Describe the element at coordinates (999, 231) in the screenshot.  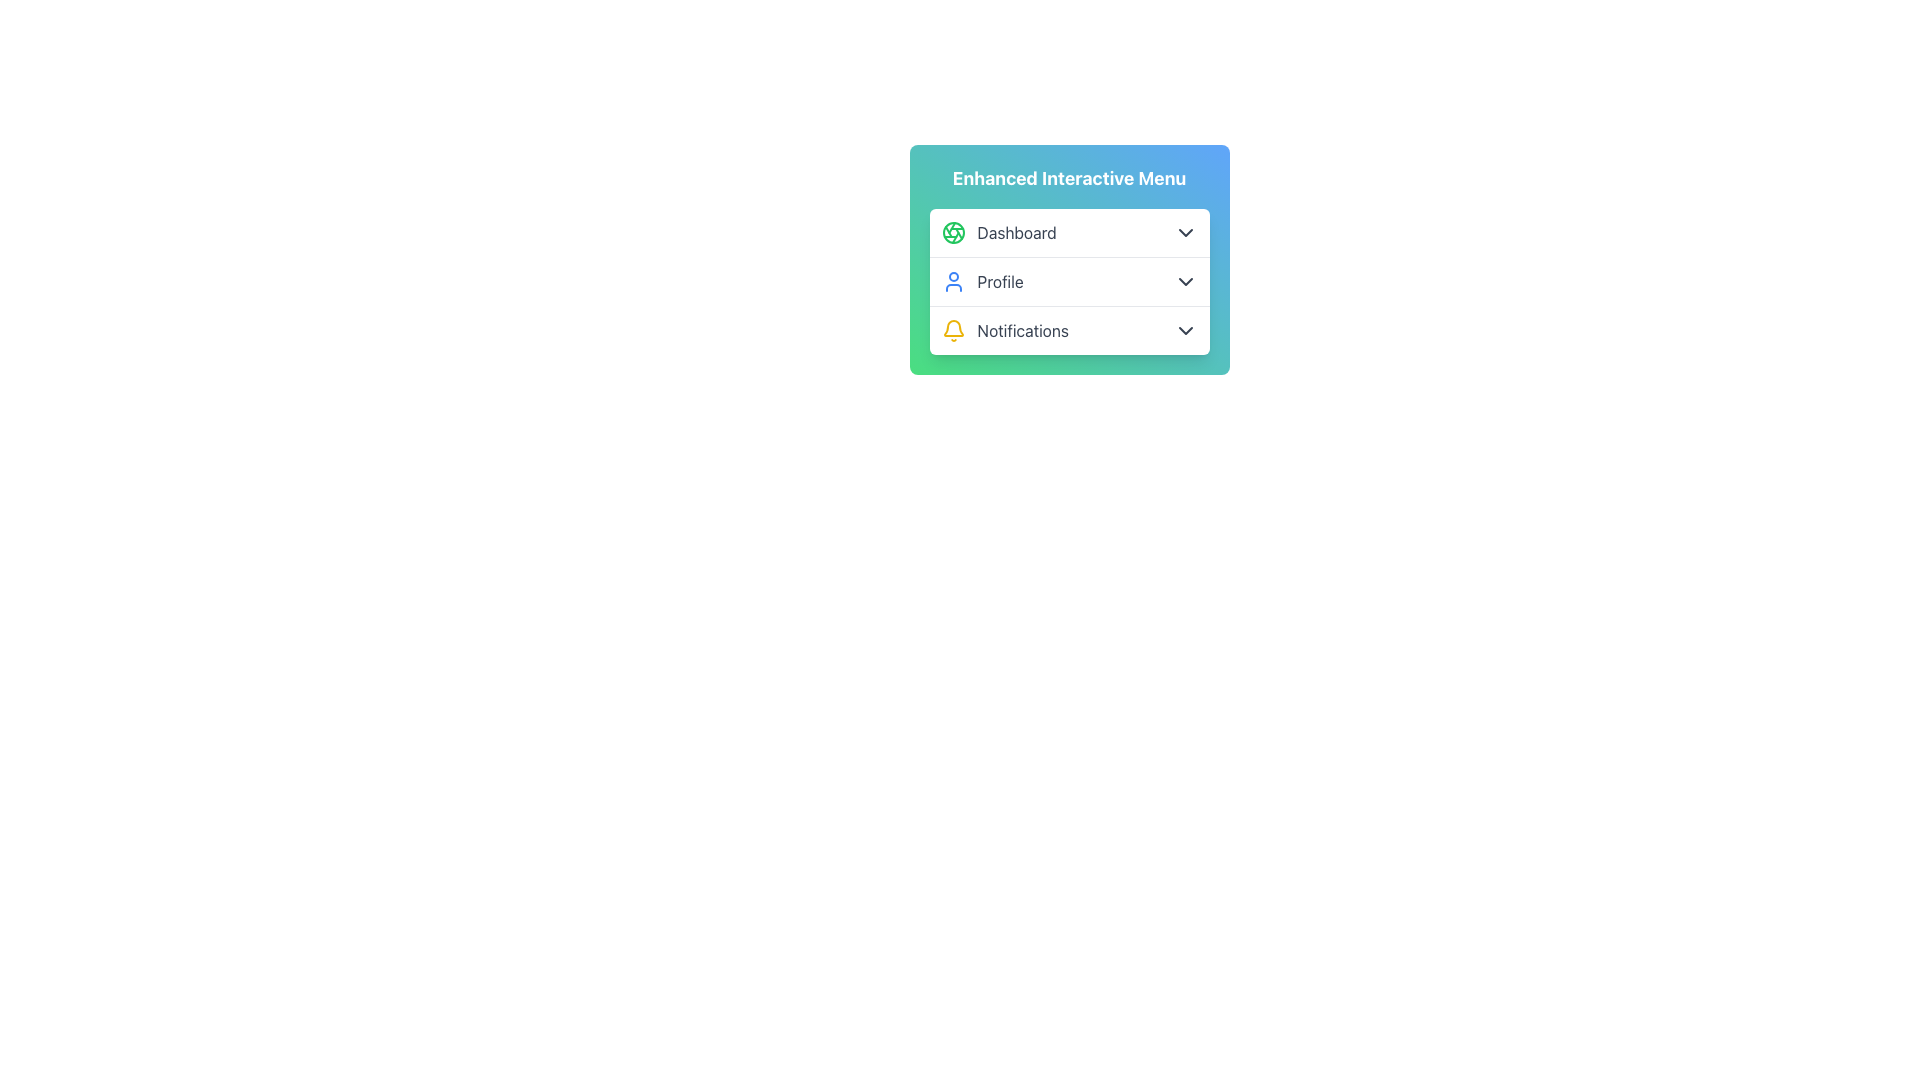
I see `the first entry in the dropdown menu that acts as a navigational link to the 'Dashboard' section` at that location.